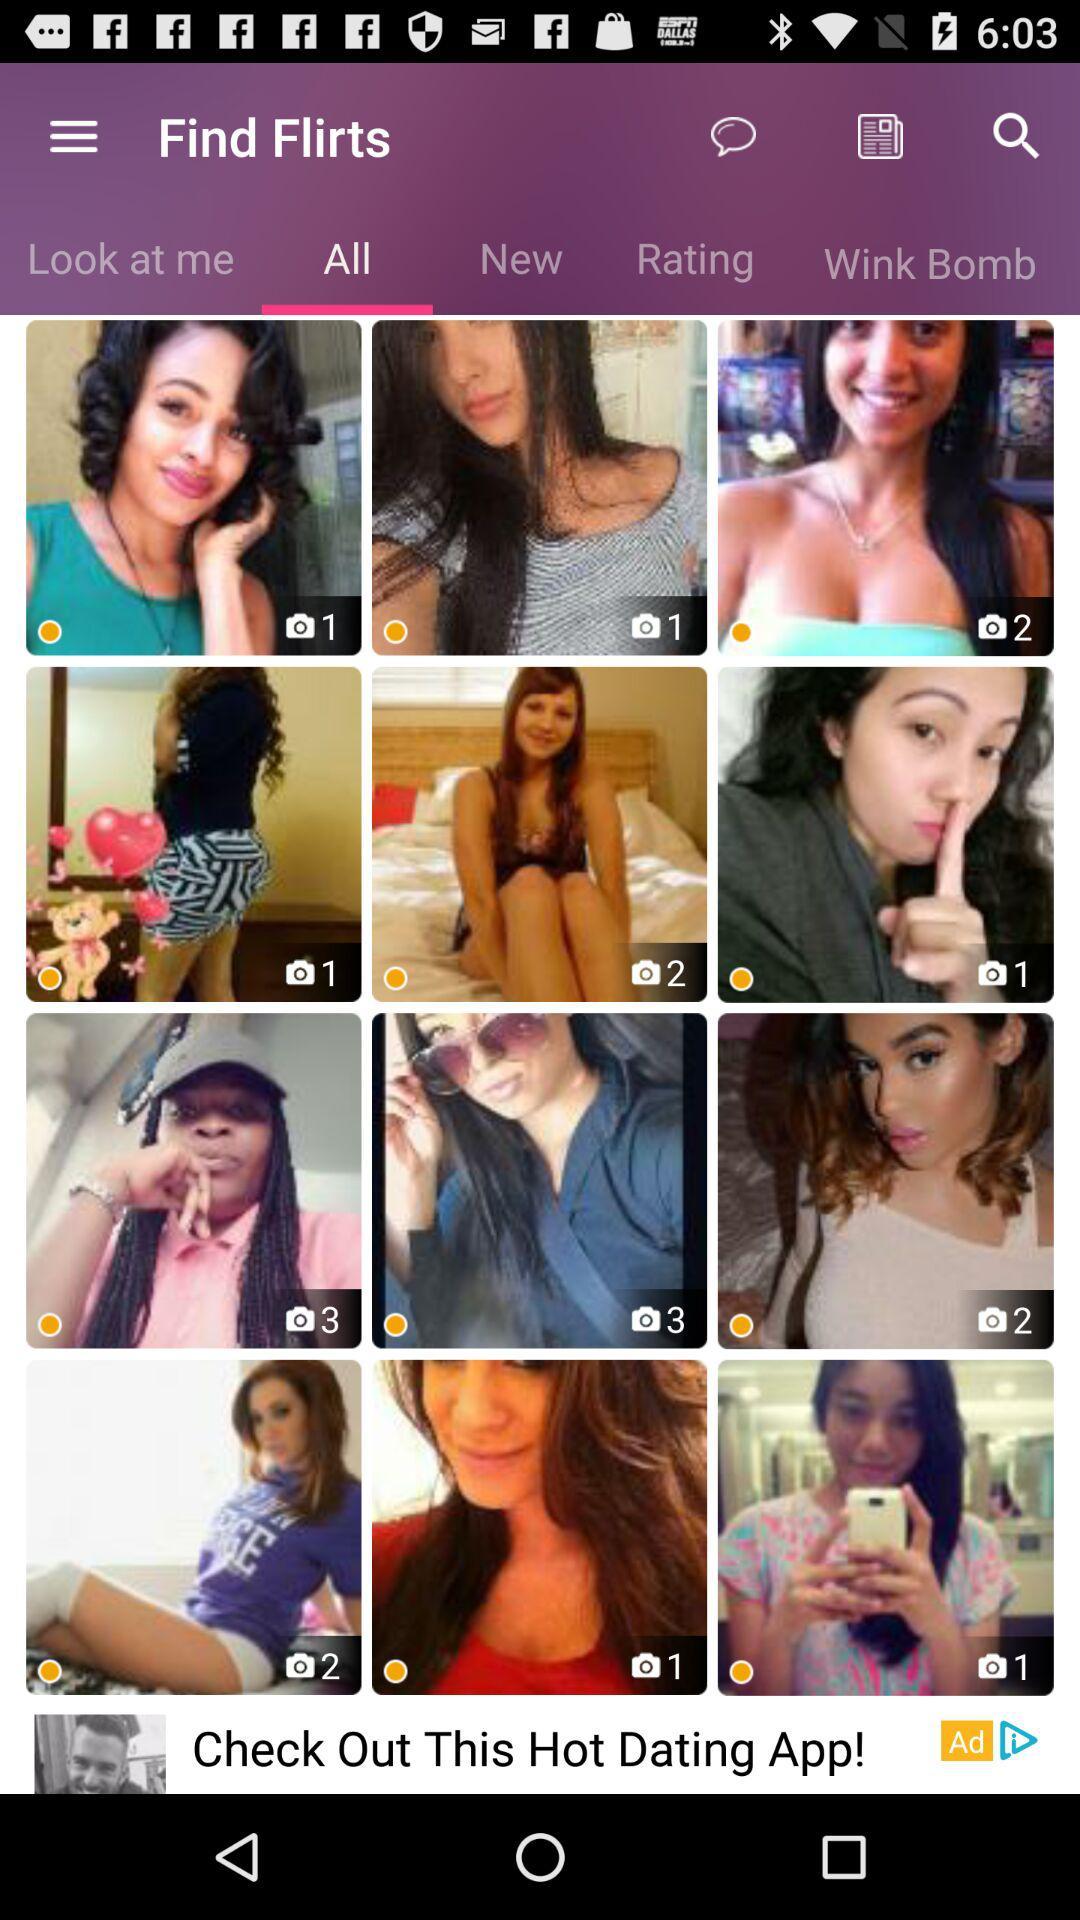  I want to click on the orange dot which is at  extreme bottom right, so click(741, 1672).